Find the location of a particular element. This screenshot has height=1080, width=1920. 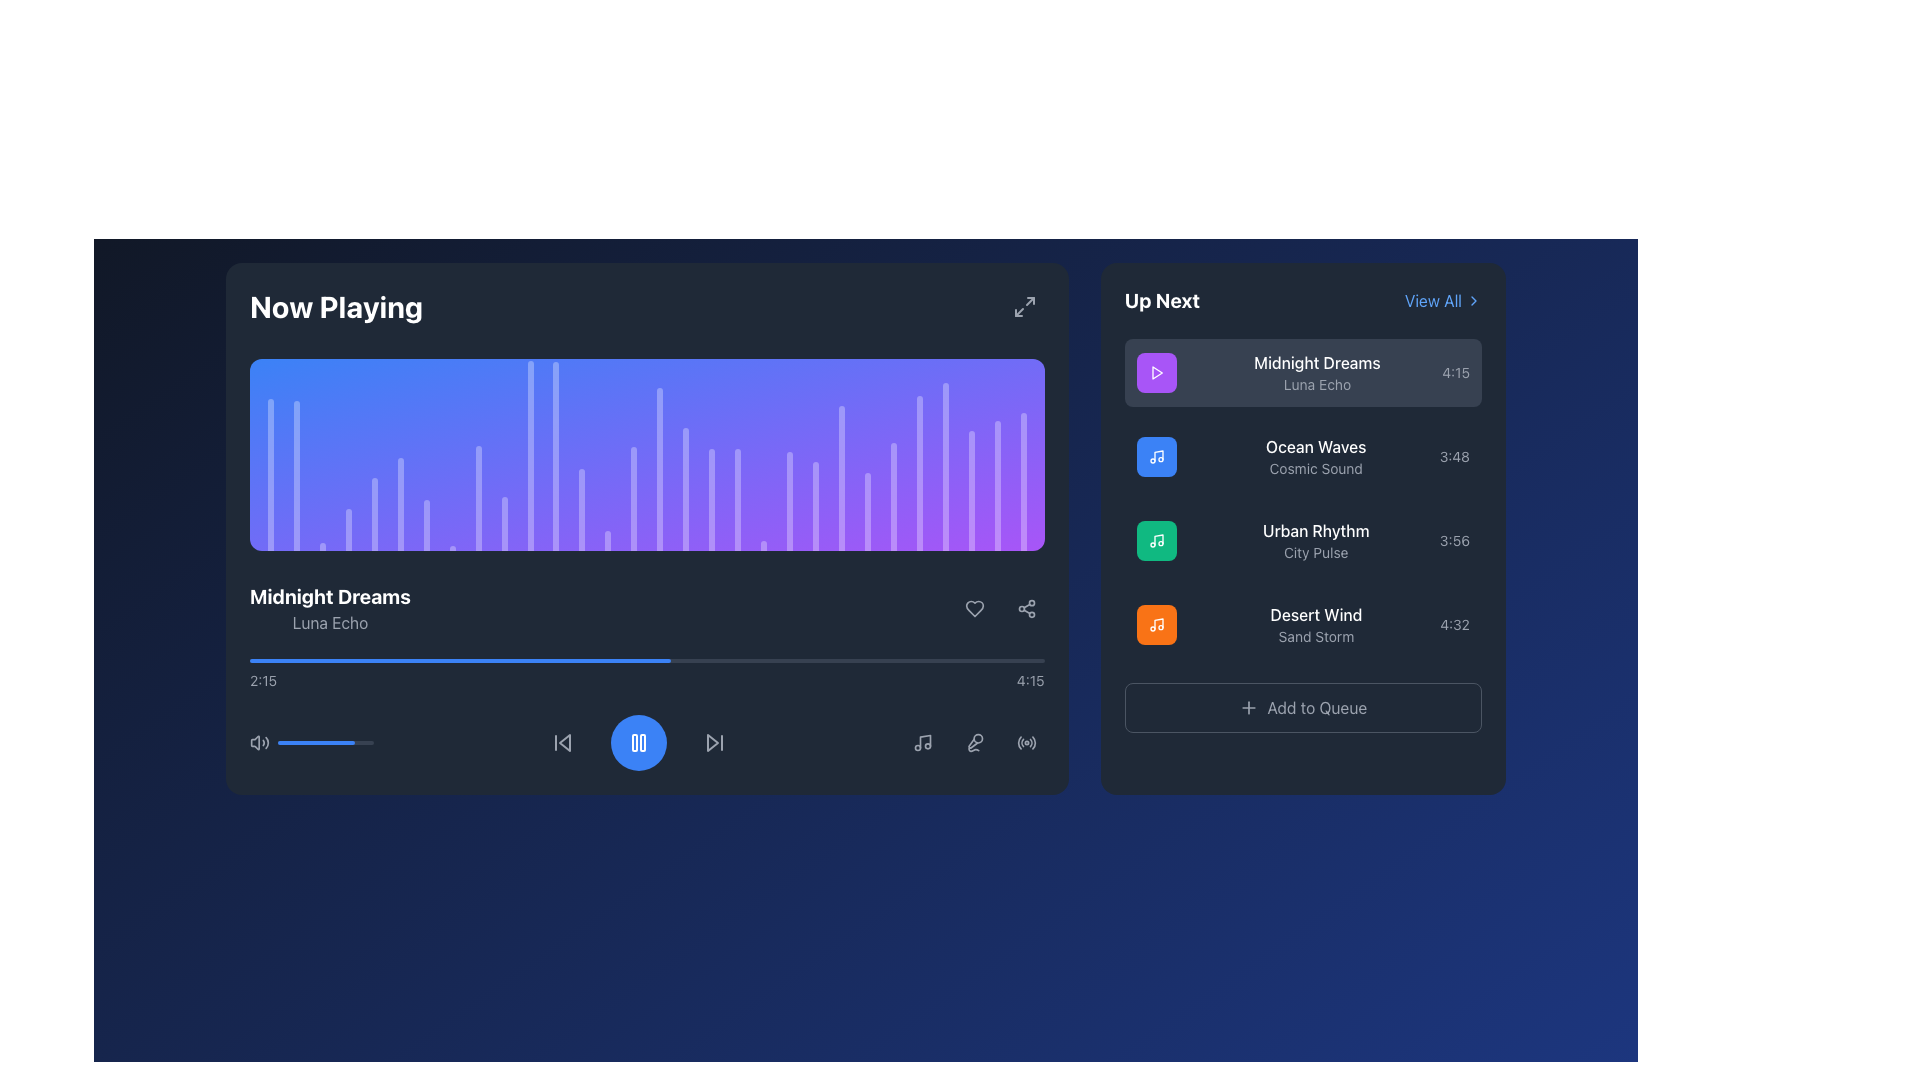

the label that displays the title of the currently playing track, located in the center-left area of the interface, underneath the graphical equalizer representation is located at coordinates (330, 596).